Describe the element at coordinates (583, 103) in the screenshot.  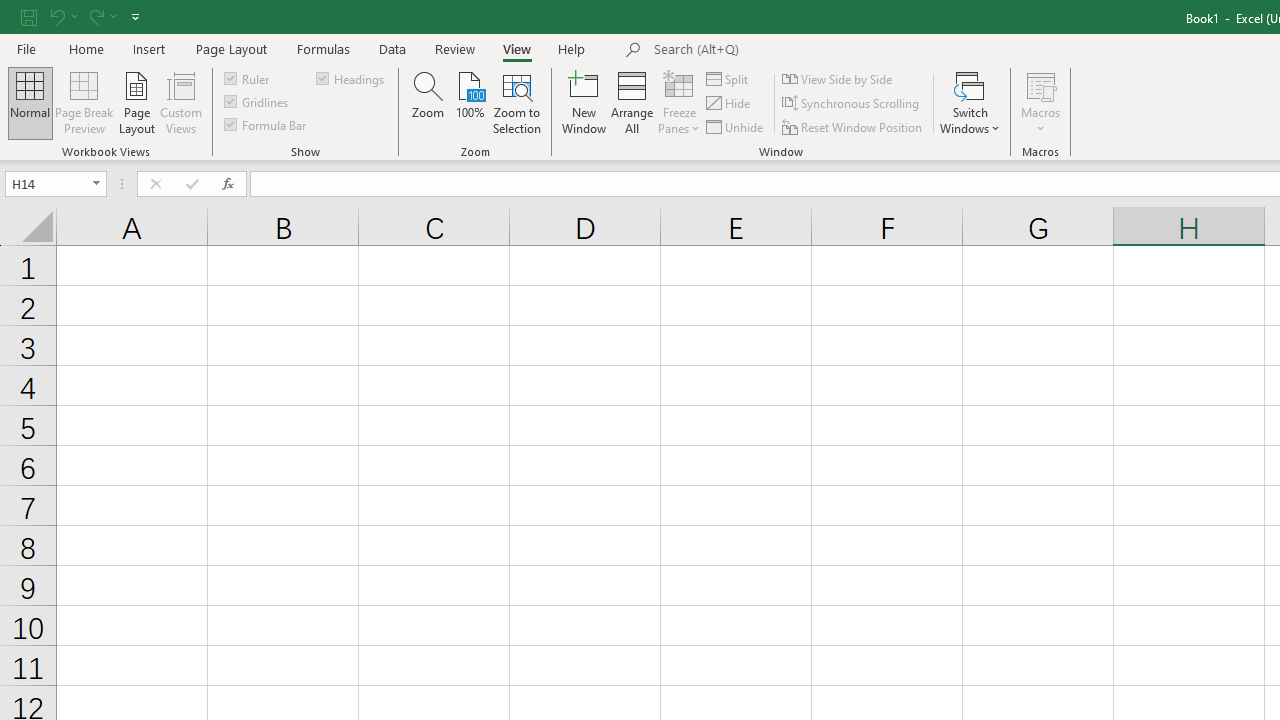
I see `'New Window'` at that location.